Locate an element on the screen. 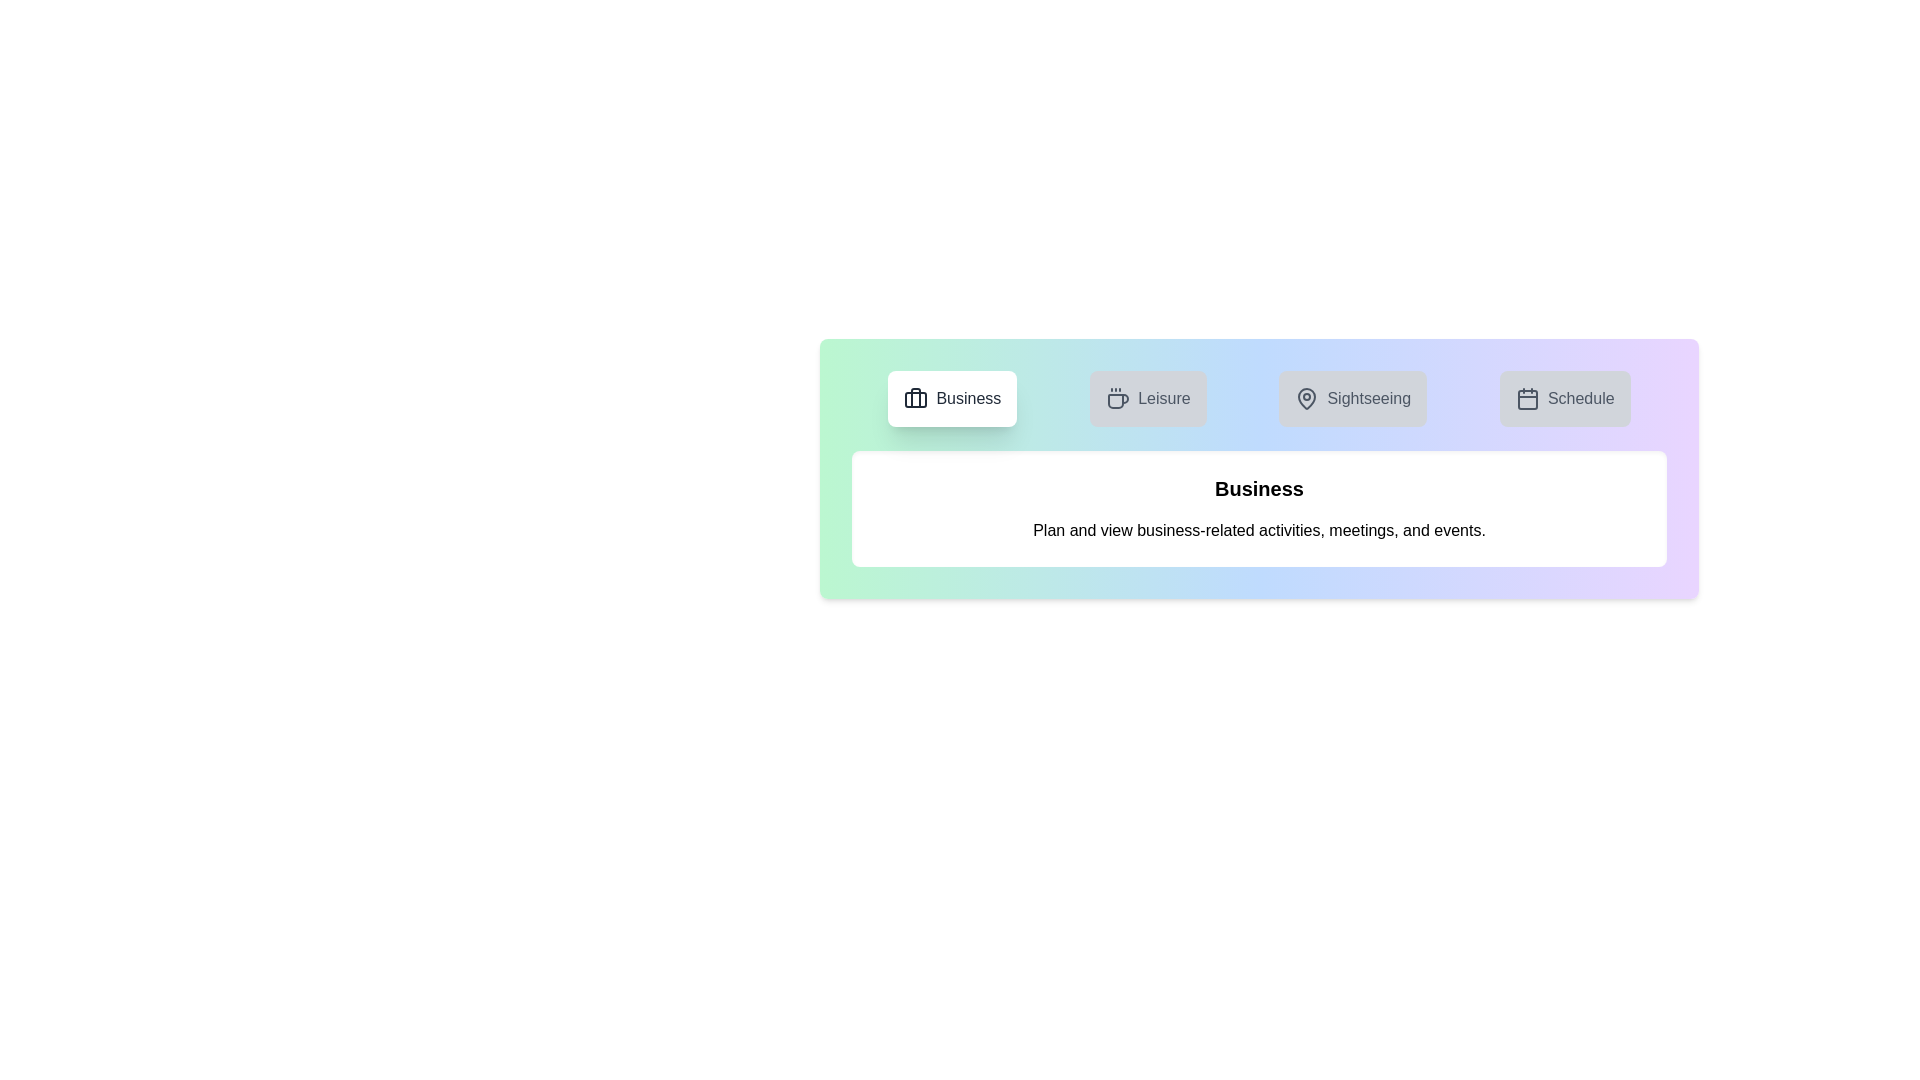 The image size is (1920, 1080). the tab labeled Sightseeing to view its content is located at coordinates (1353, 398).